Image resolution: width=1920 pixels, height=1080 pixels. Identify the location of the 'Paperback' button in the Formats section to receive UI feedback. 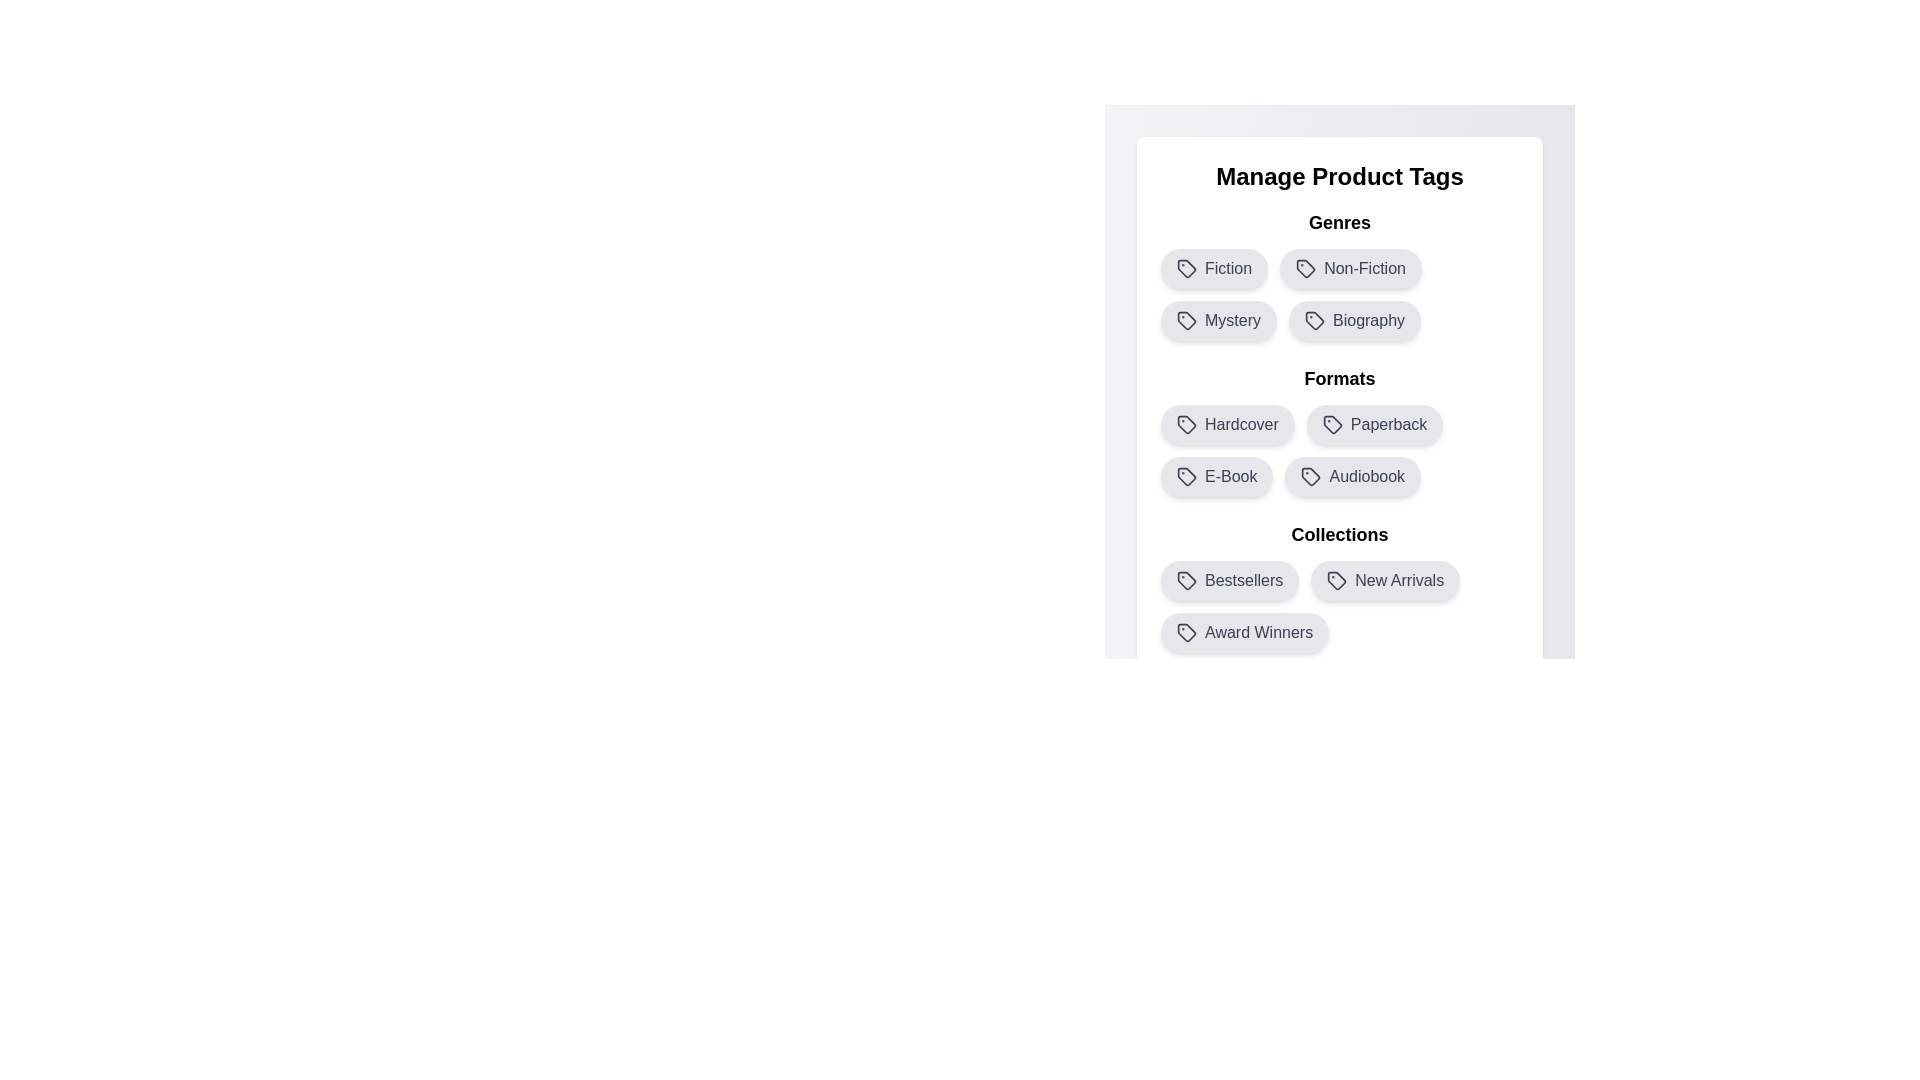
(1339, 430).